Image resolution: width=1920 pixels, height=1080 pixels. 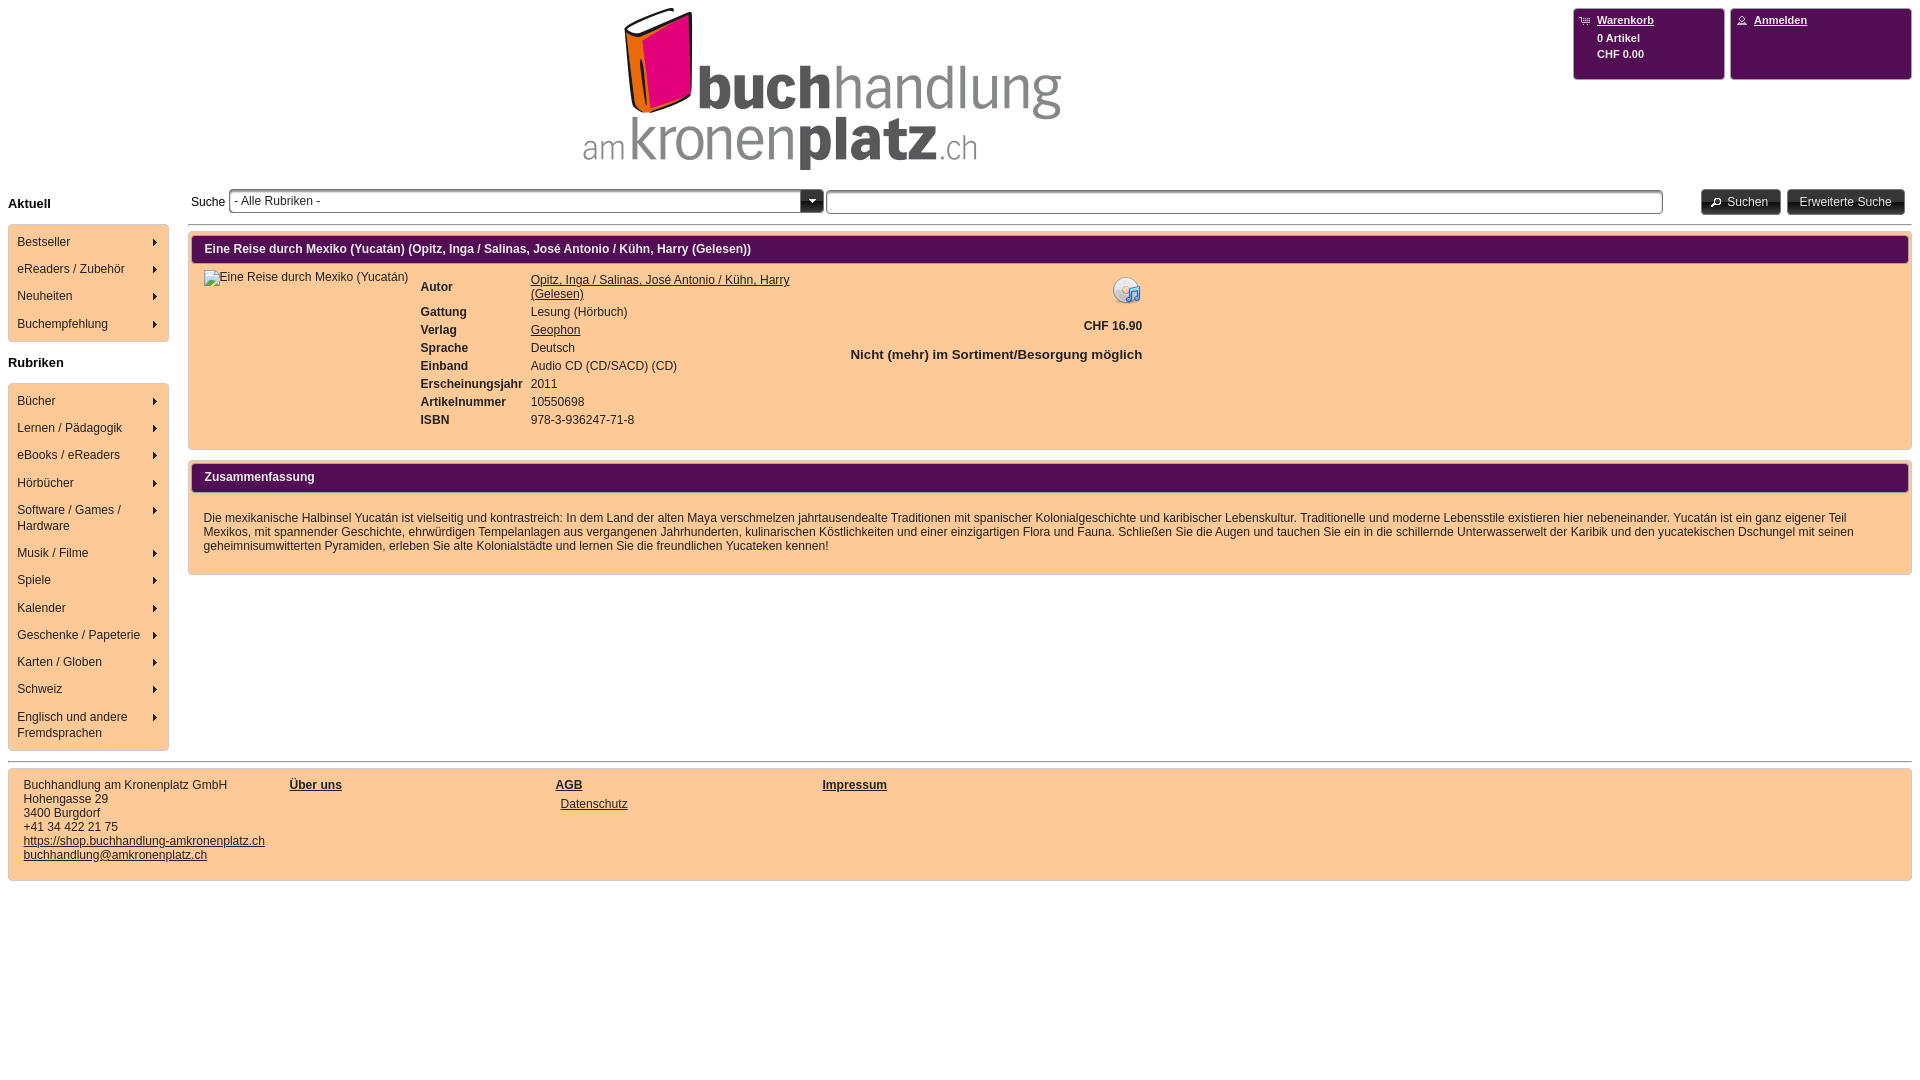 What do you see at coordinates (89, 516) in the screenshot?
I see `'Software / Games / Hardware'` at bounding box center [89, 516].